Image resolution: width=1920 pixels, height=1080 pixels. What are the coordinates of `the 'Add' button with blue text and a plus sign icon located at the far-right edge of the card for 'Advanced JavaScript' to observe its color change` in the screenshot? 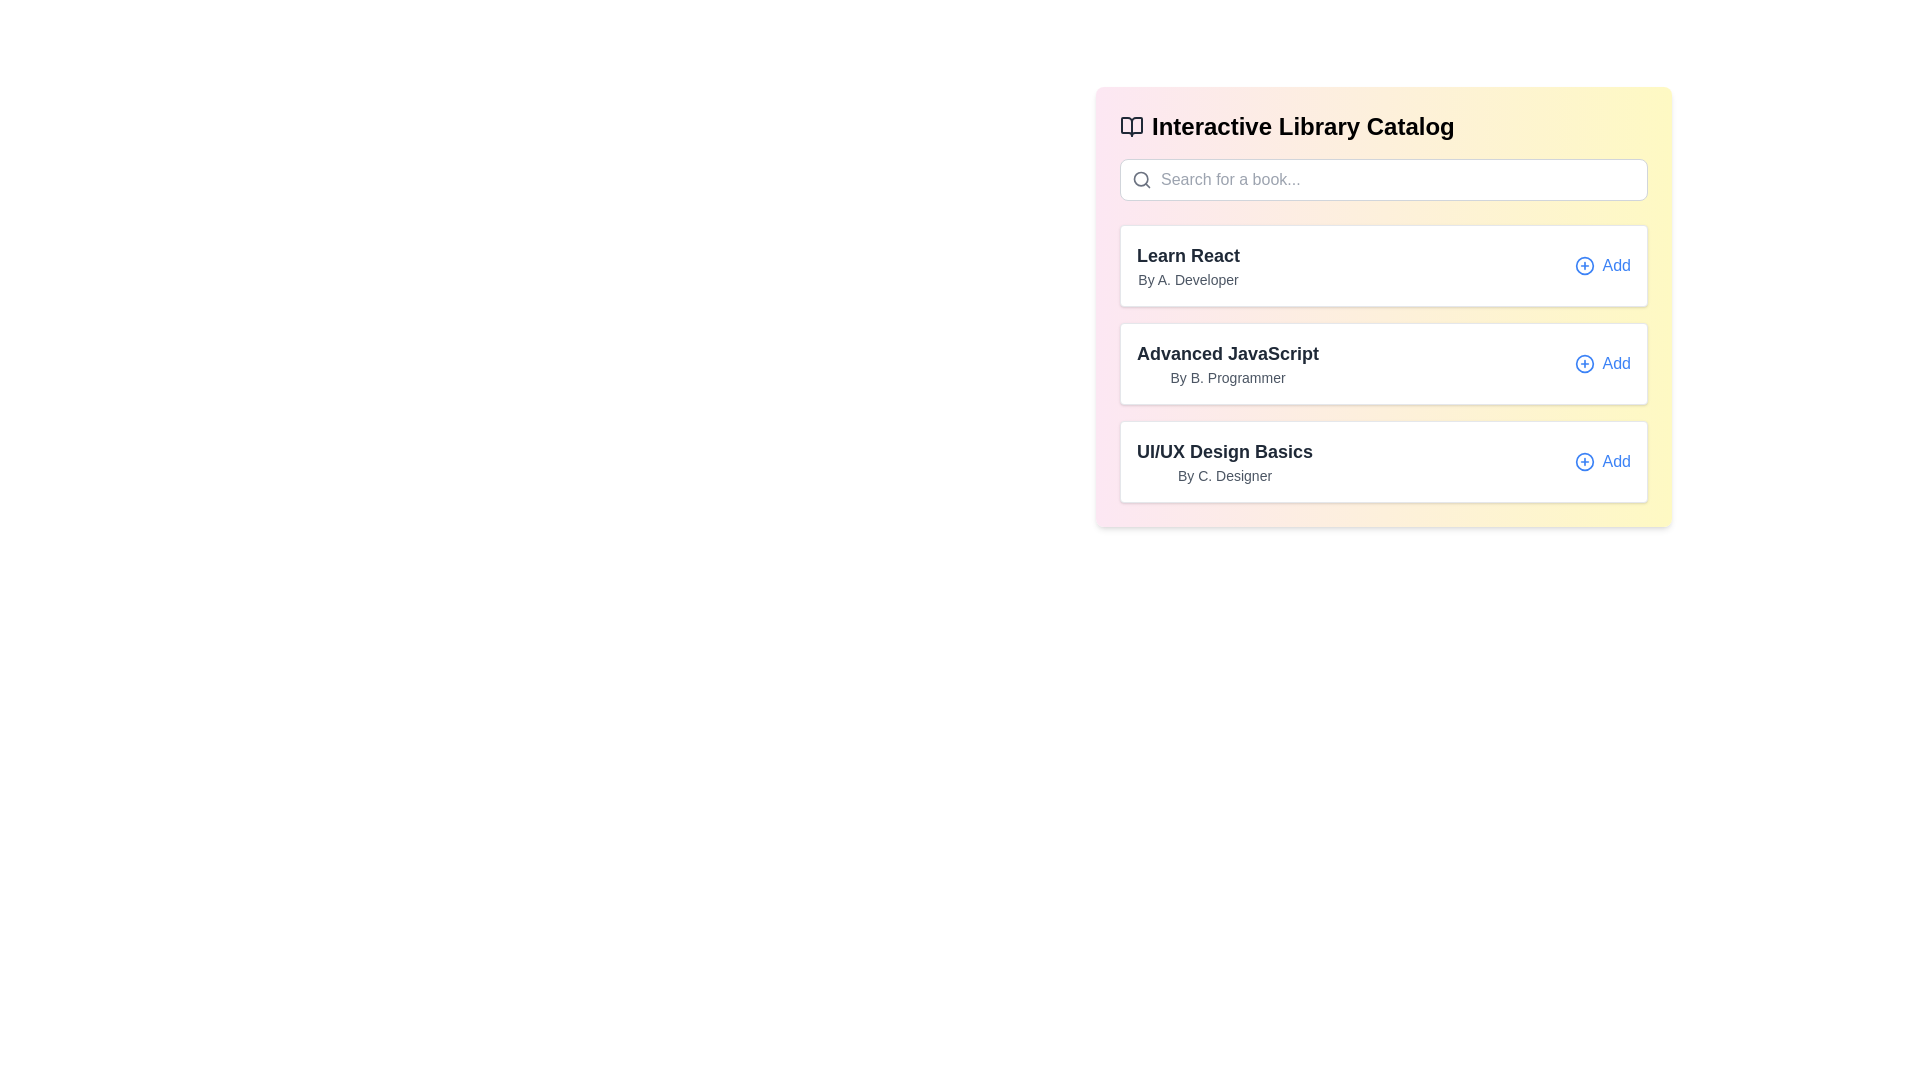 It's located at (1602, 363).